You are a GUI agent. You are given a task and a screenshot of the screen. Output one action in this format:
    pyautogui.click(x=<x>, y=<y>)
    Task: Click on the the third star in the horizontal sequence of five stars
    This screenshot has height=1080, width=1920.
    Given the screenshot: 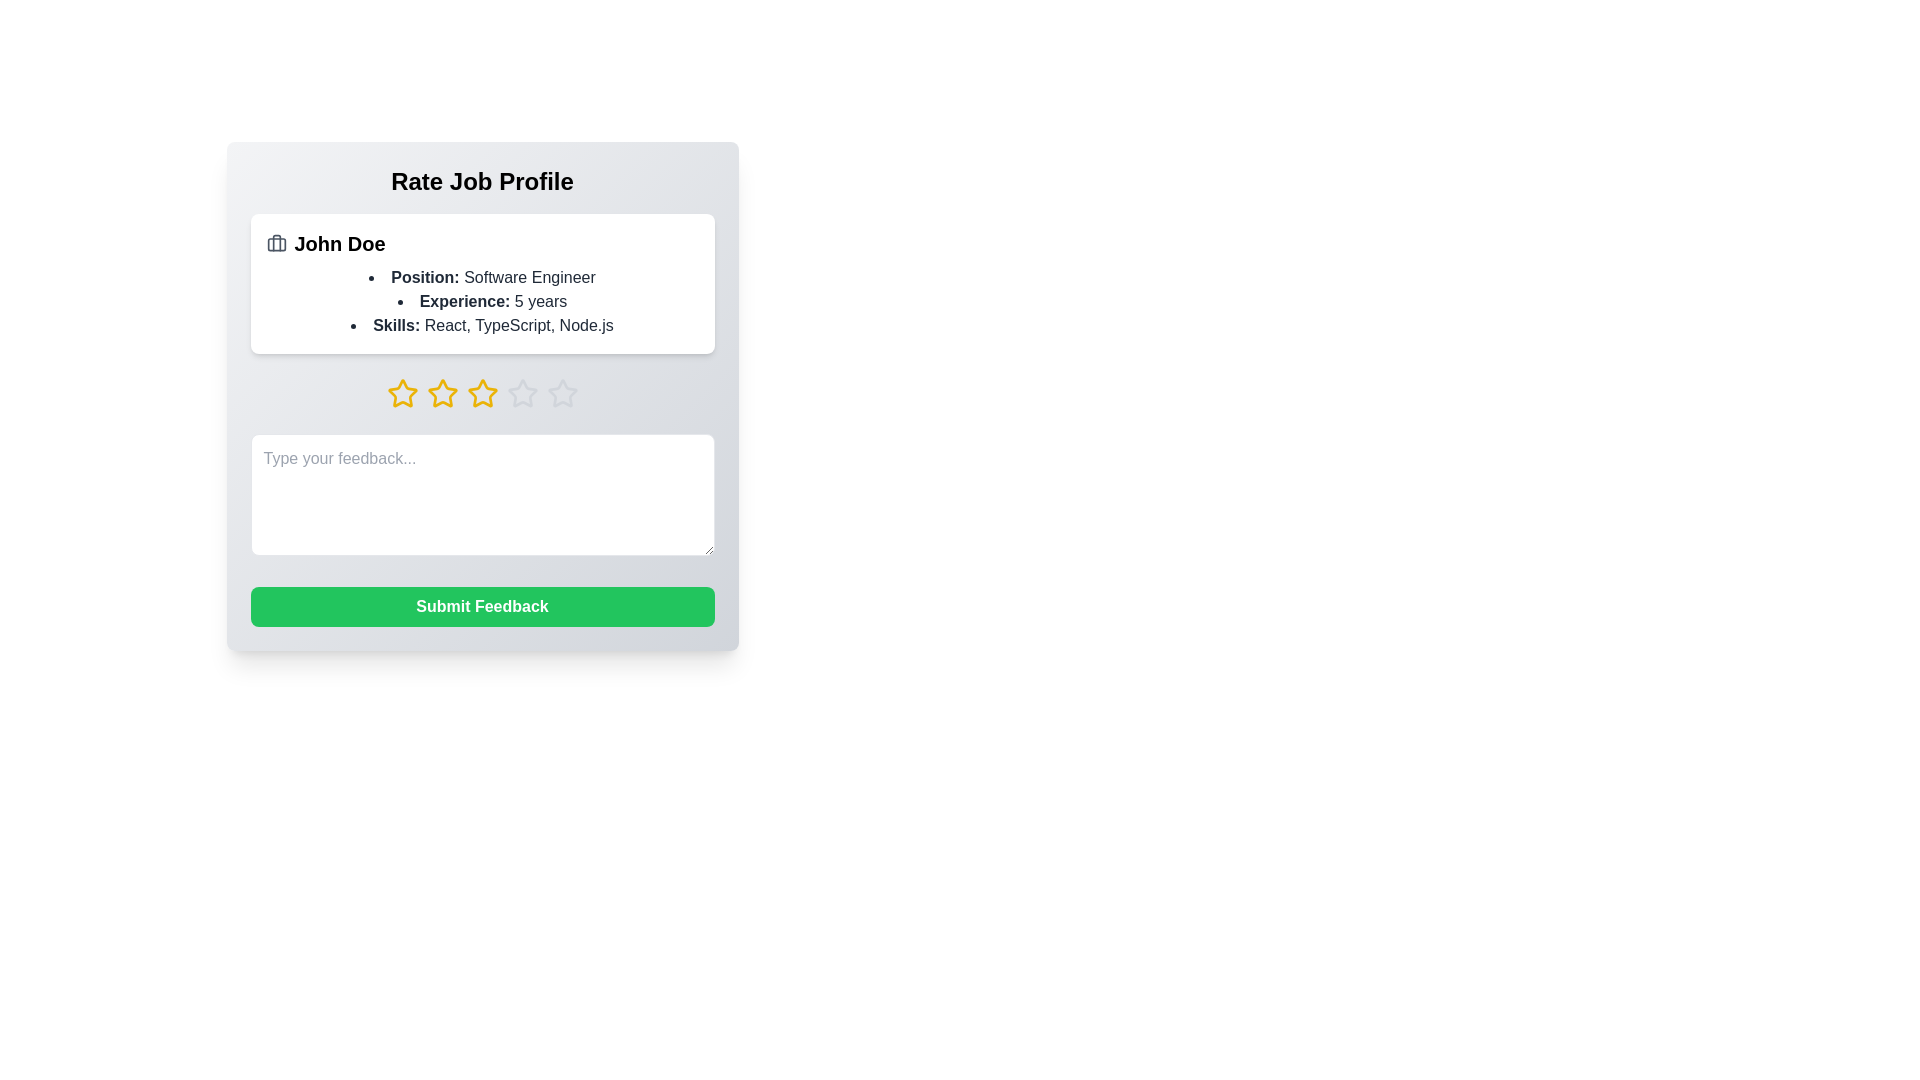 What is the action you would take?
    pyautogui.click(x=482, y=393)
    